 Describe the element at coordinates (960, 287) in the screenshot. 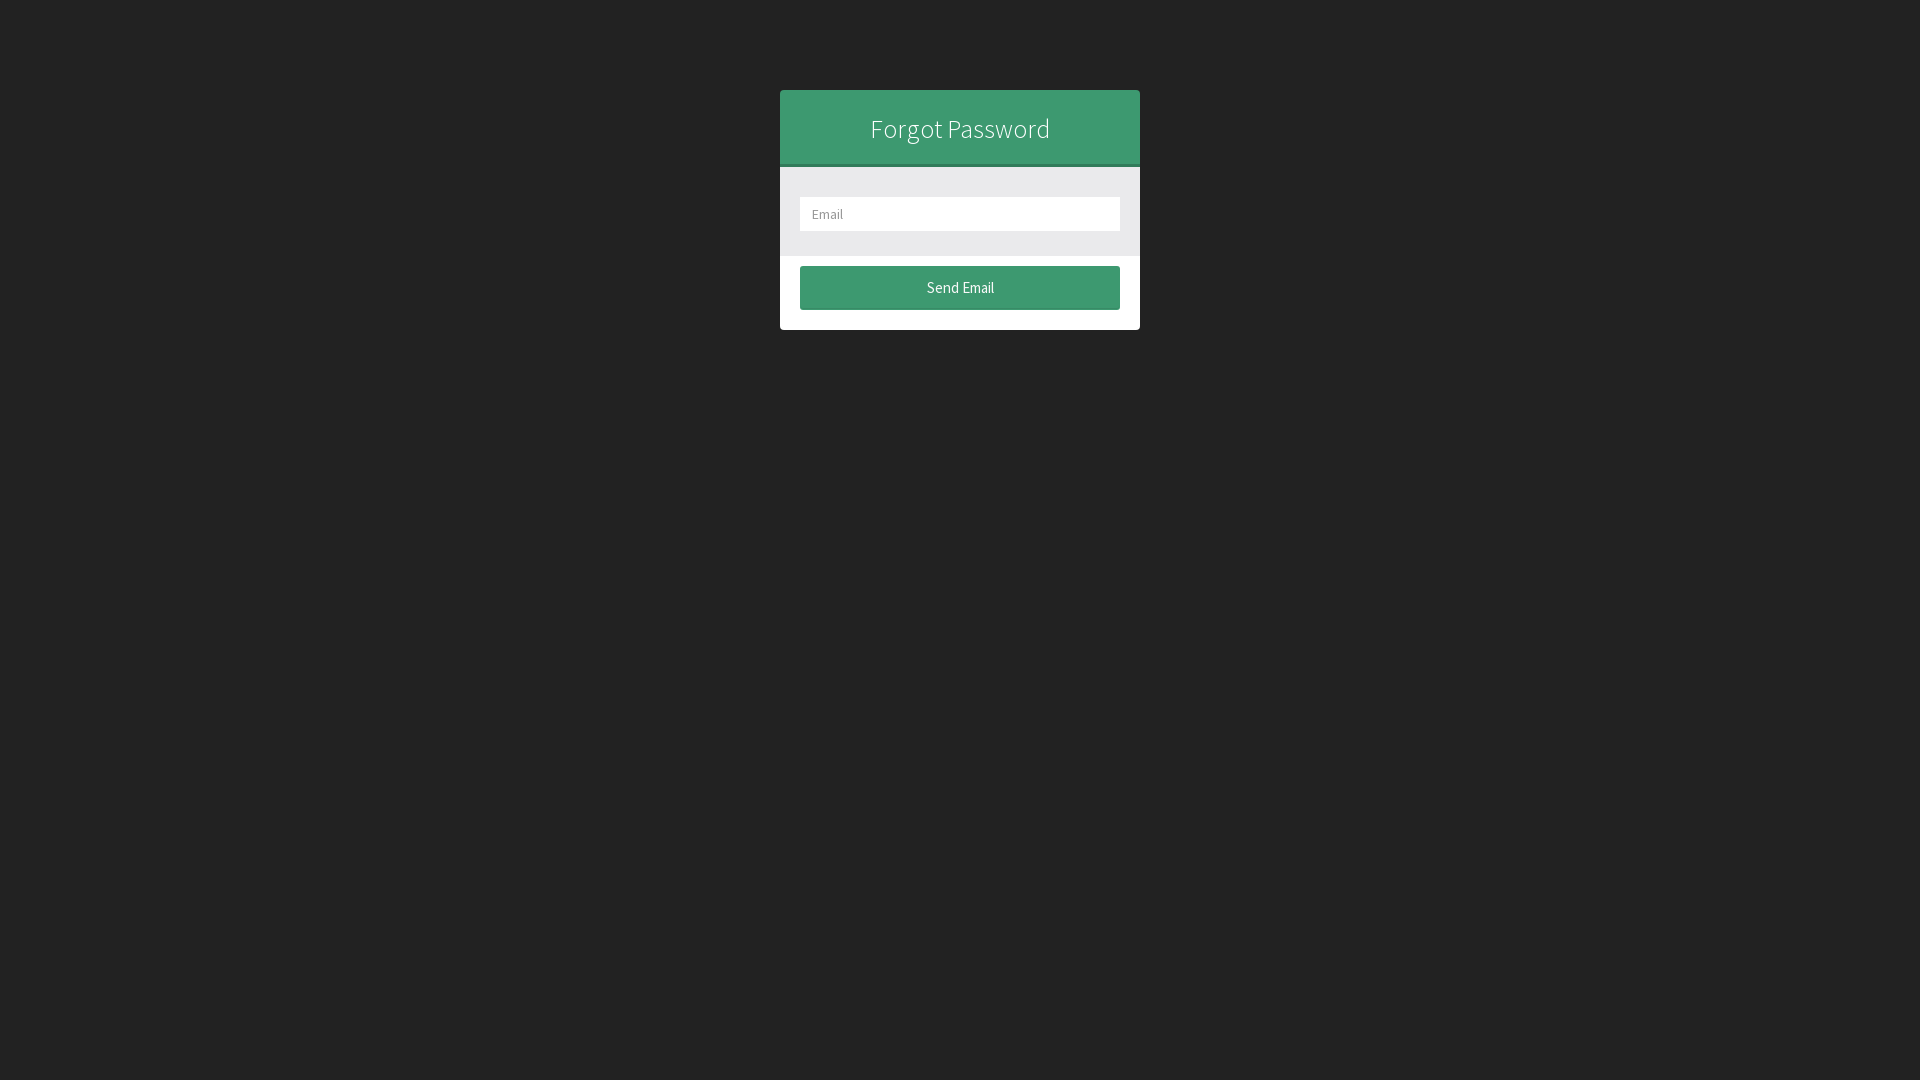

I see `'Send Email'` at that location.